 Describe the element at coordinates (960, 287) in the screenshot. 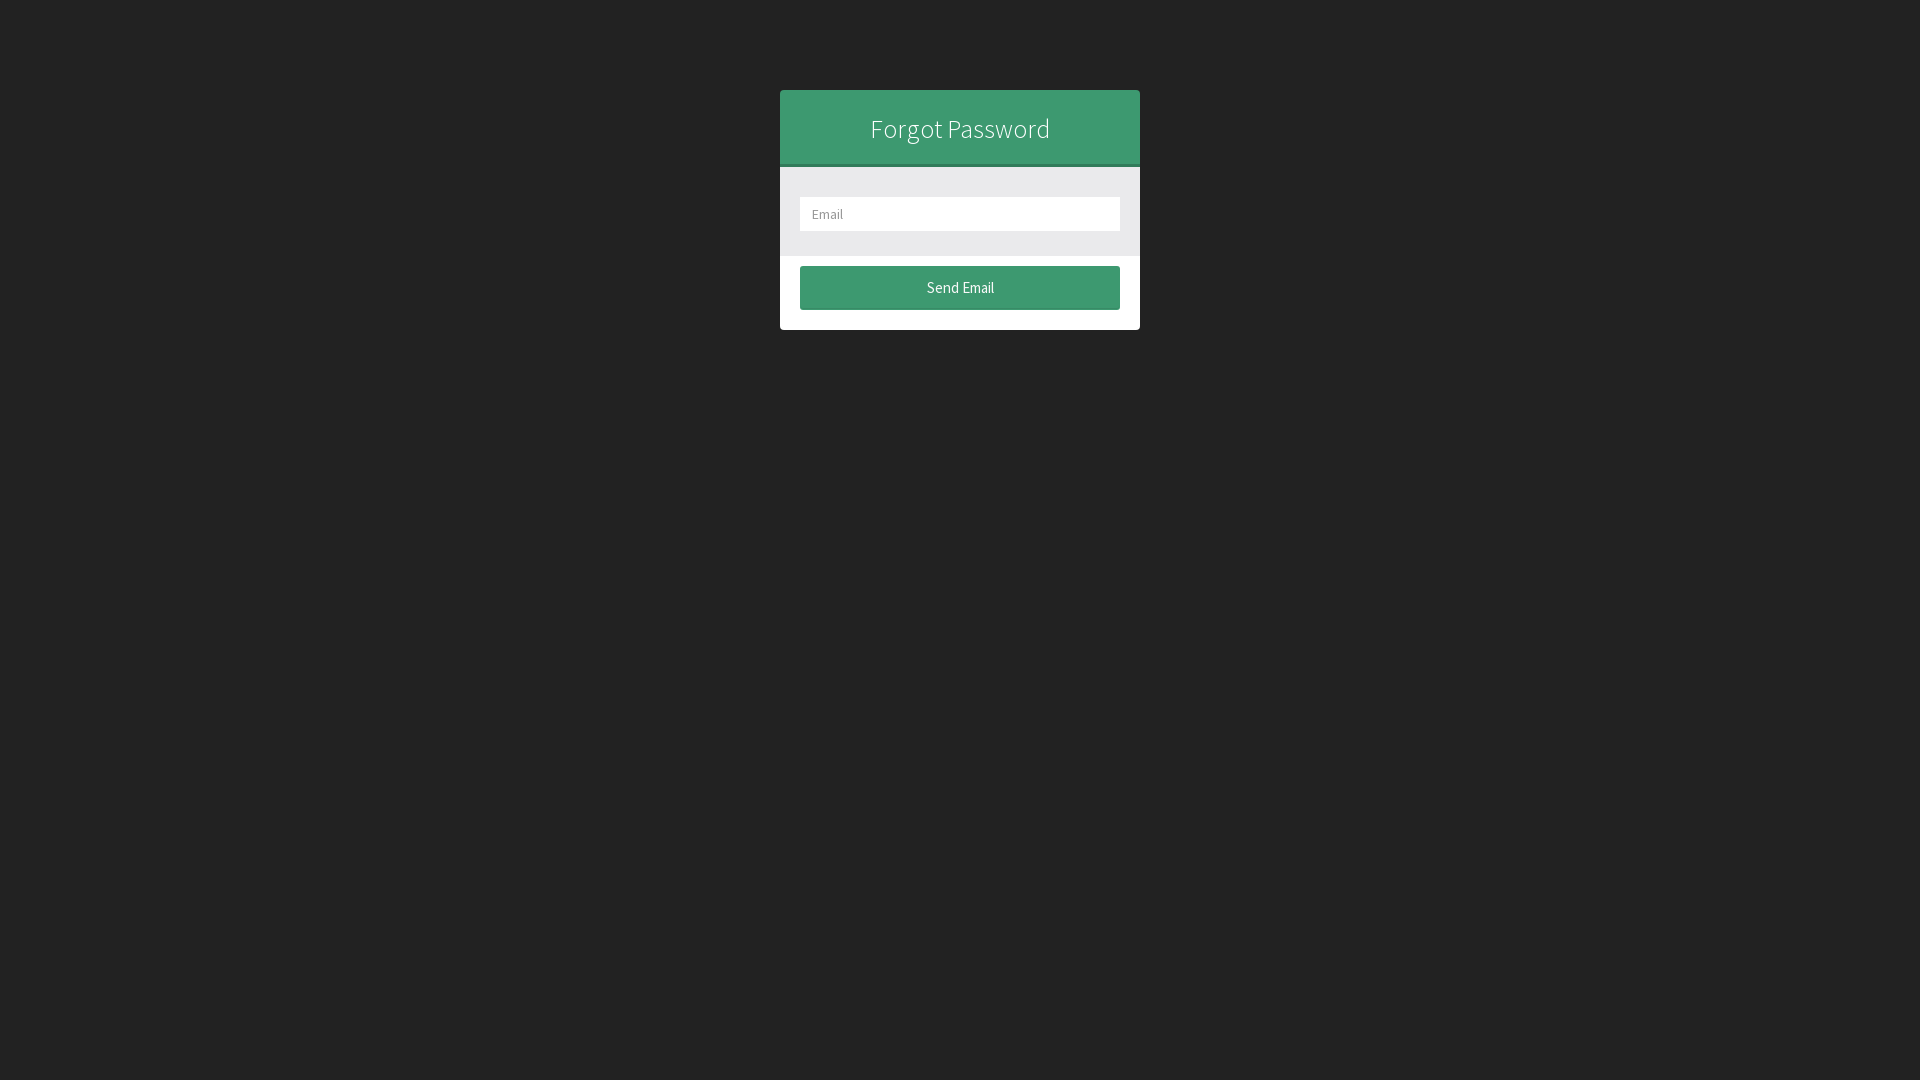

I see `'Send Email'` at that location.